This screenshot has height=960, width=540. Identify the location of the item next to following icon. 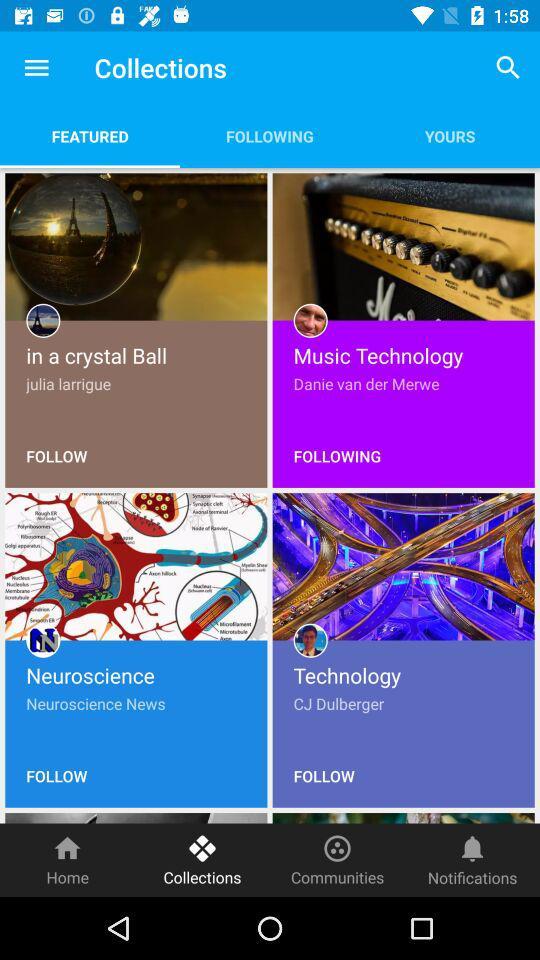
(508, 67).